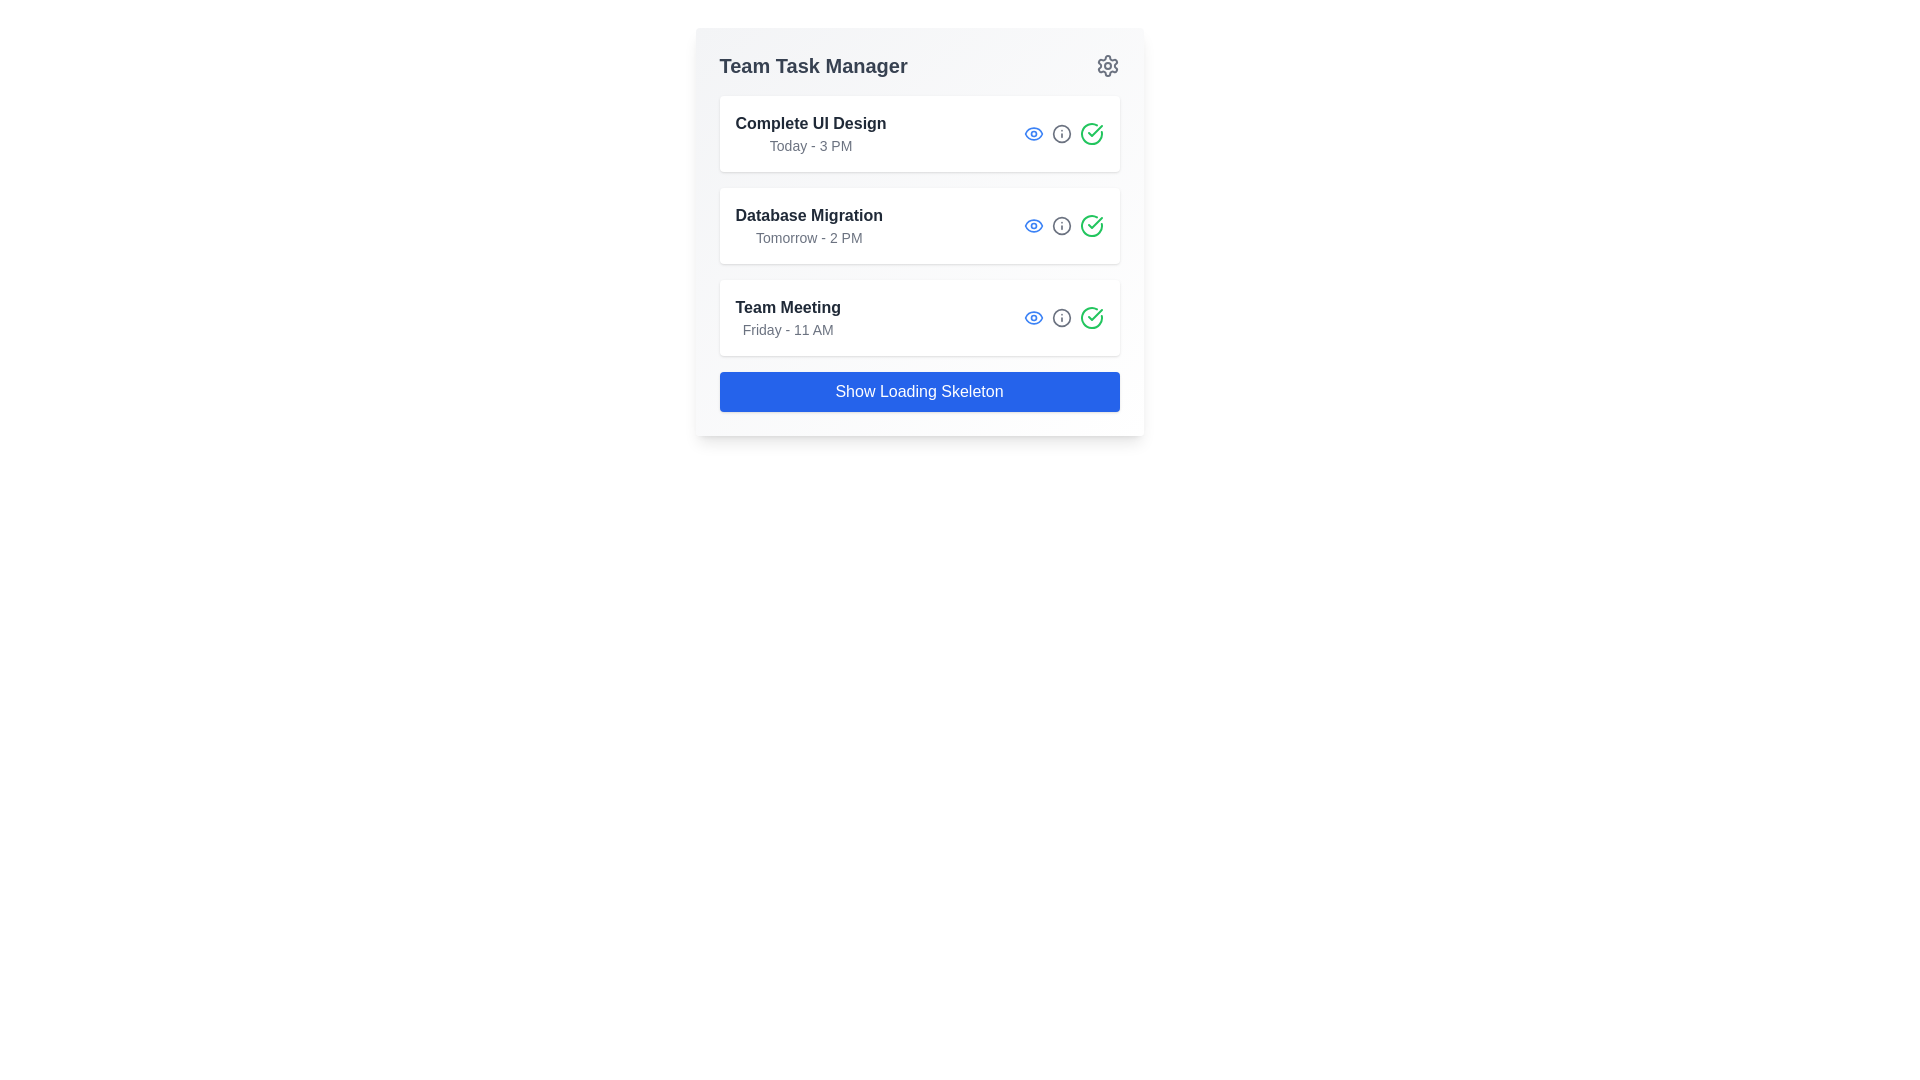 The width and height of the screenshot is (1920, 1080). What do you see at coordinates (811, 123) in the screenshot?
I see `the static label styled as bold text with the content 'Complete UI Design', which is located at the top-left corner of the first task card in the list of the 'Team Task Manager'` at bounding box center [811, 123].